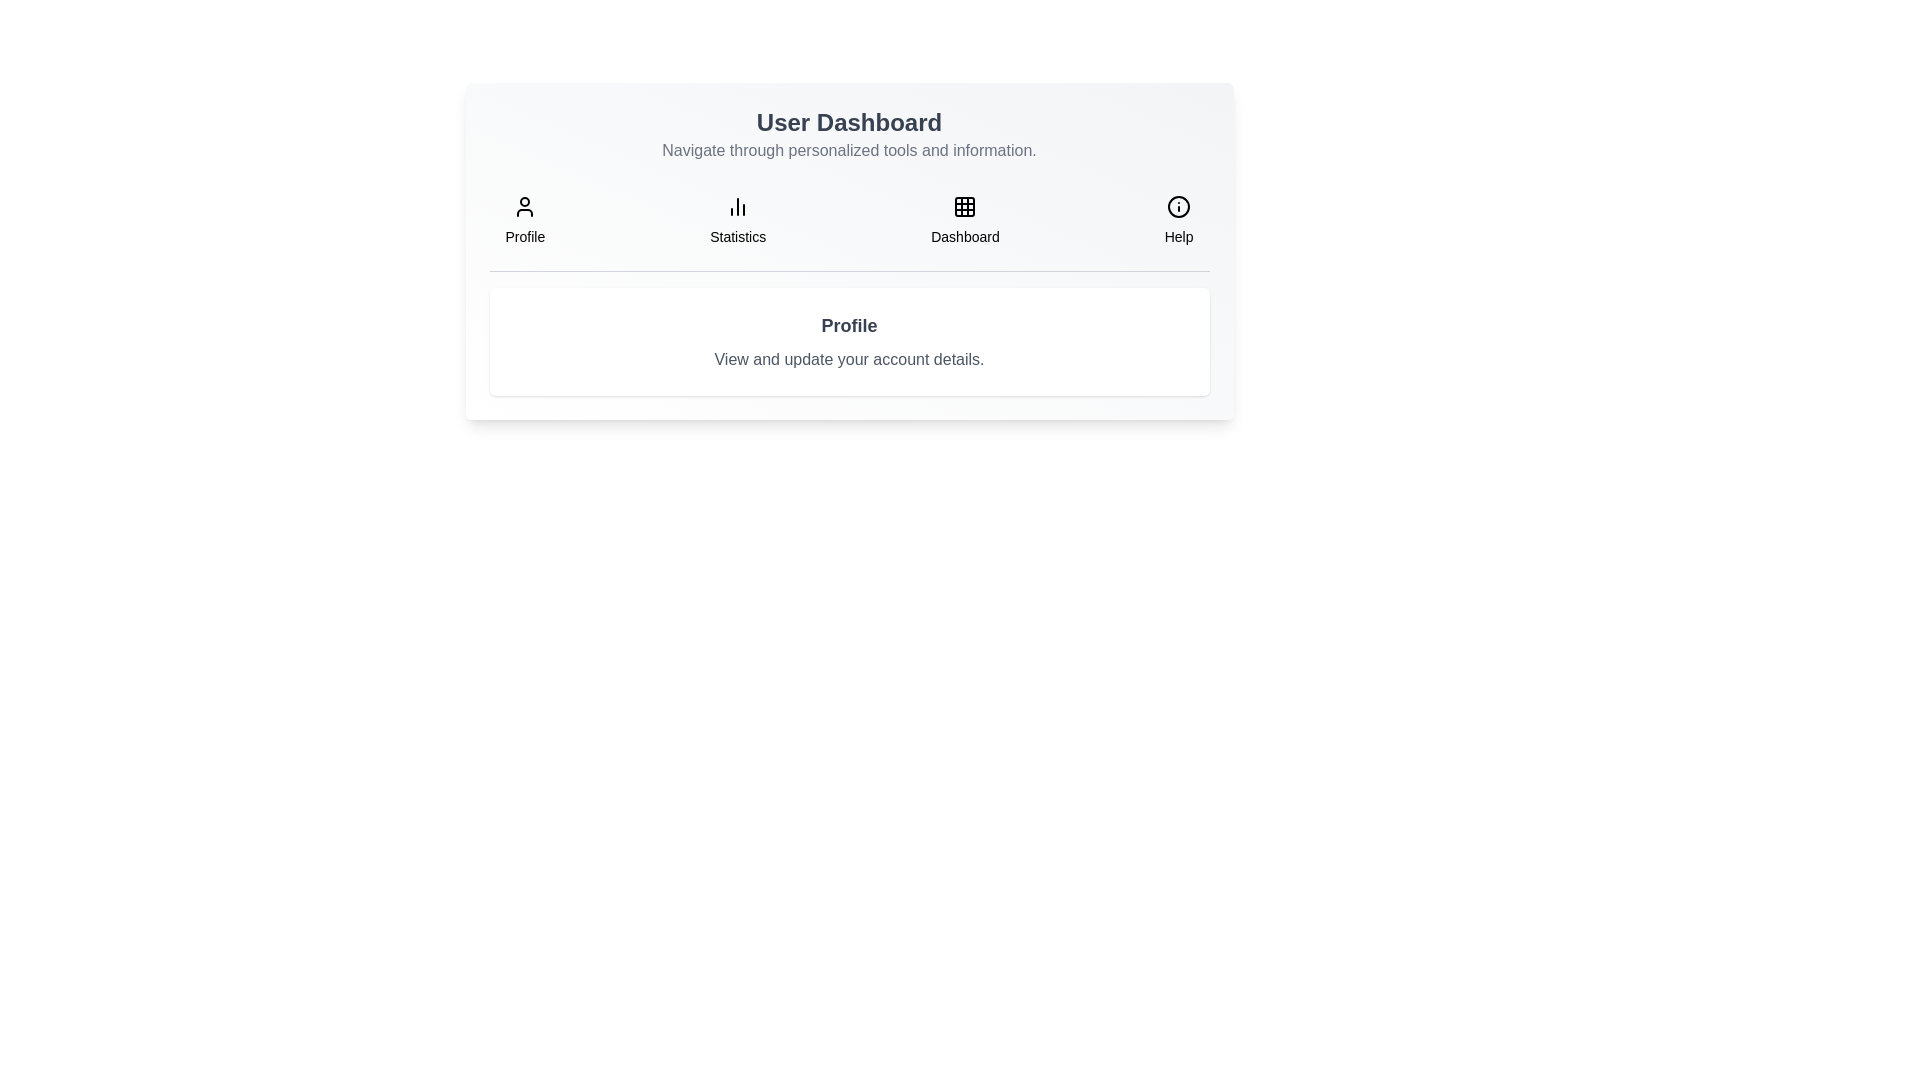  Describe the element at coordinates (1179, 220) in the screenshot. I see `the tab labeled Help to navigate to its content` at that location.